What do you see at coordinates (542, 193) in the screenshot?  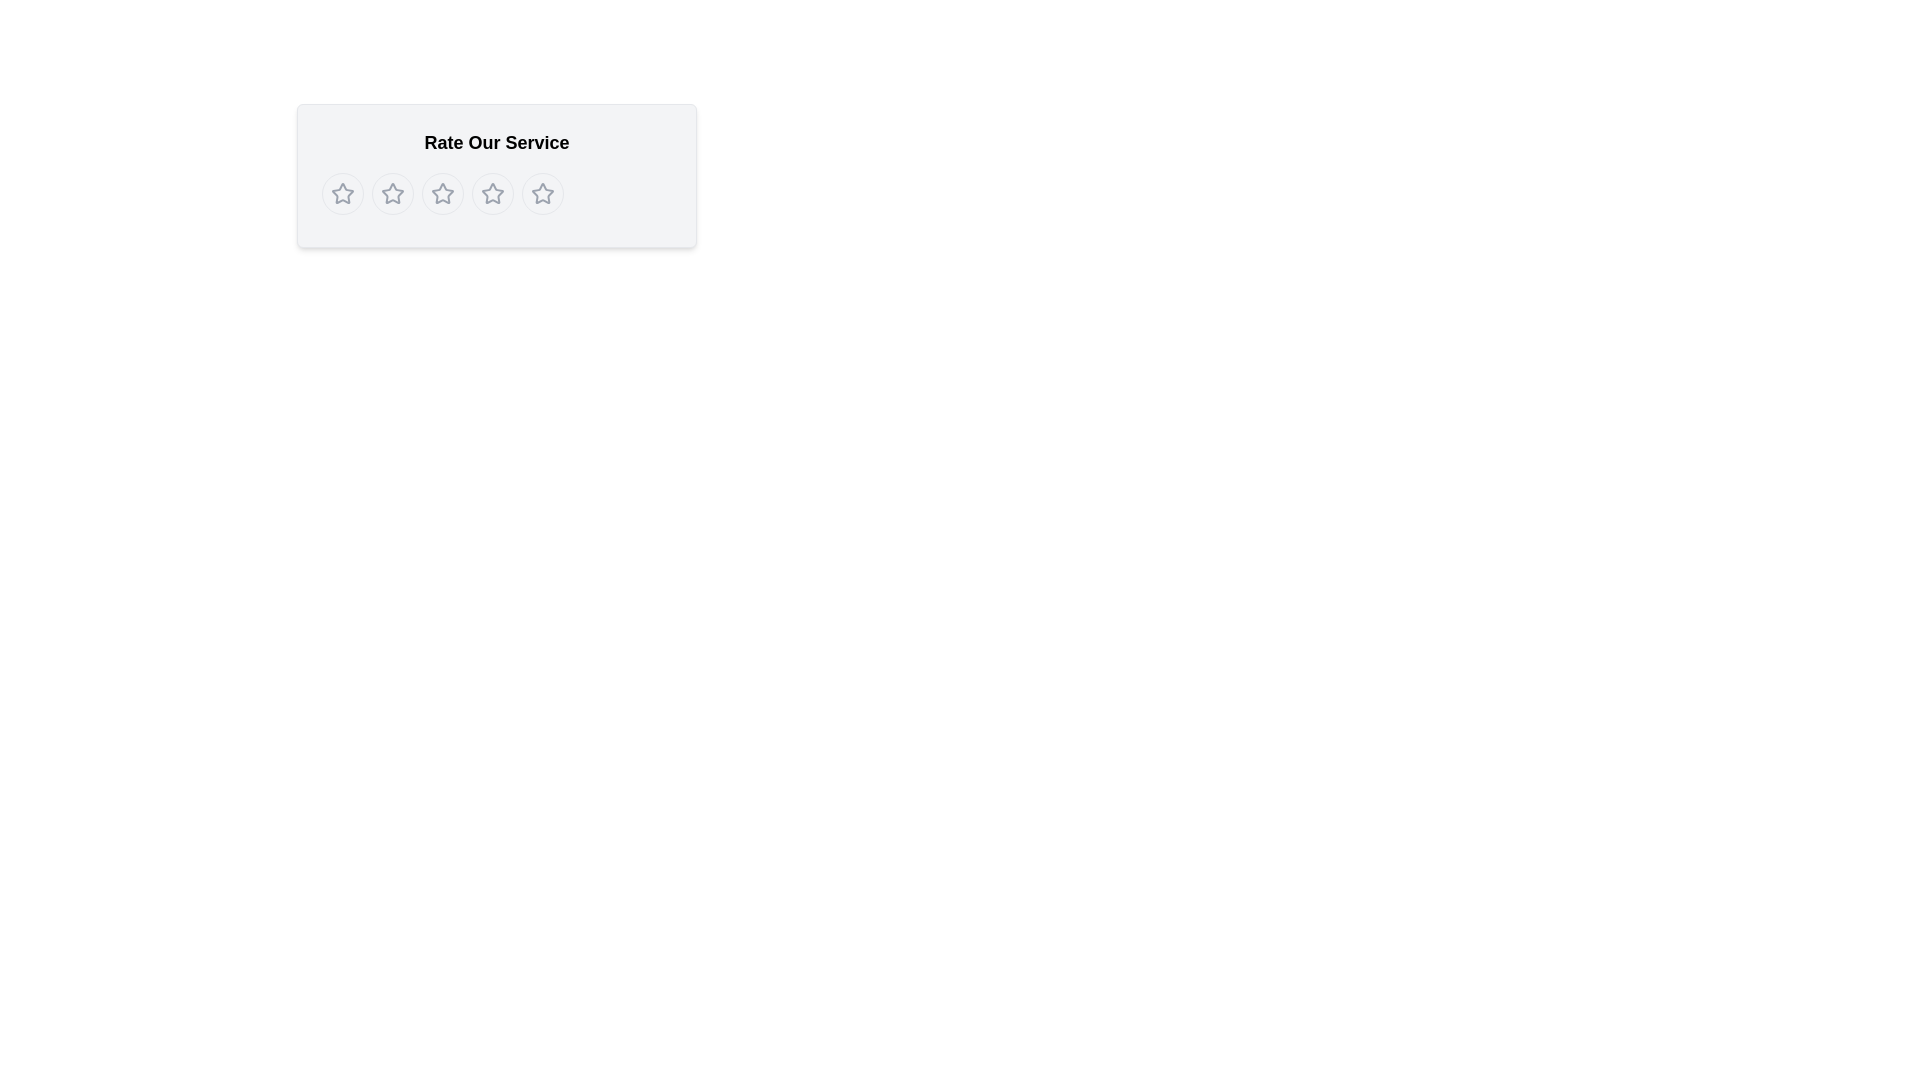 I see `the fifth star icon in the star-based rating UI` at bounding box center [542, 193].